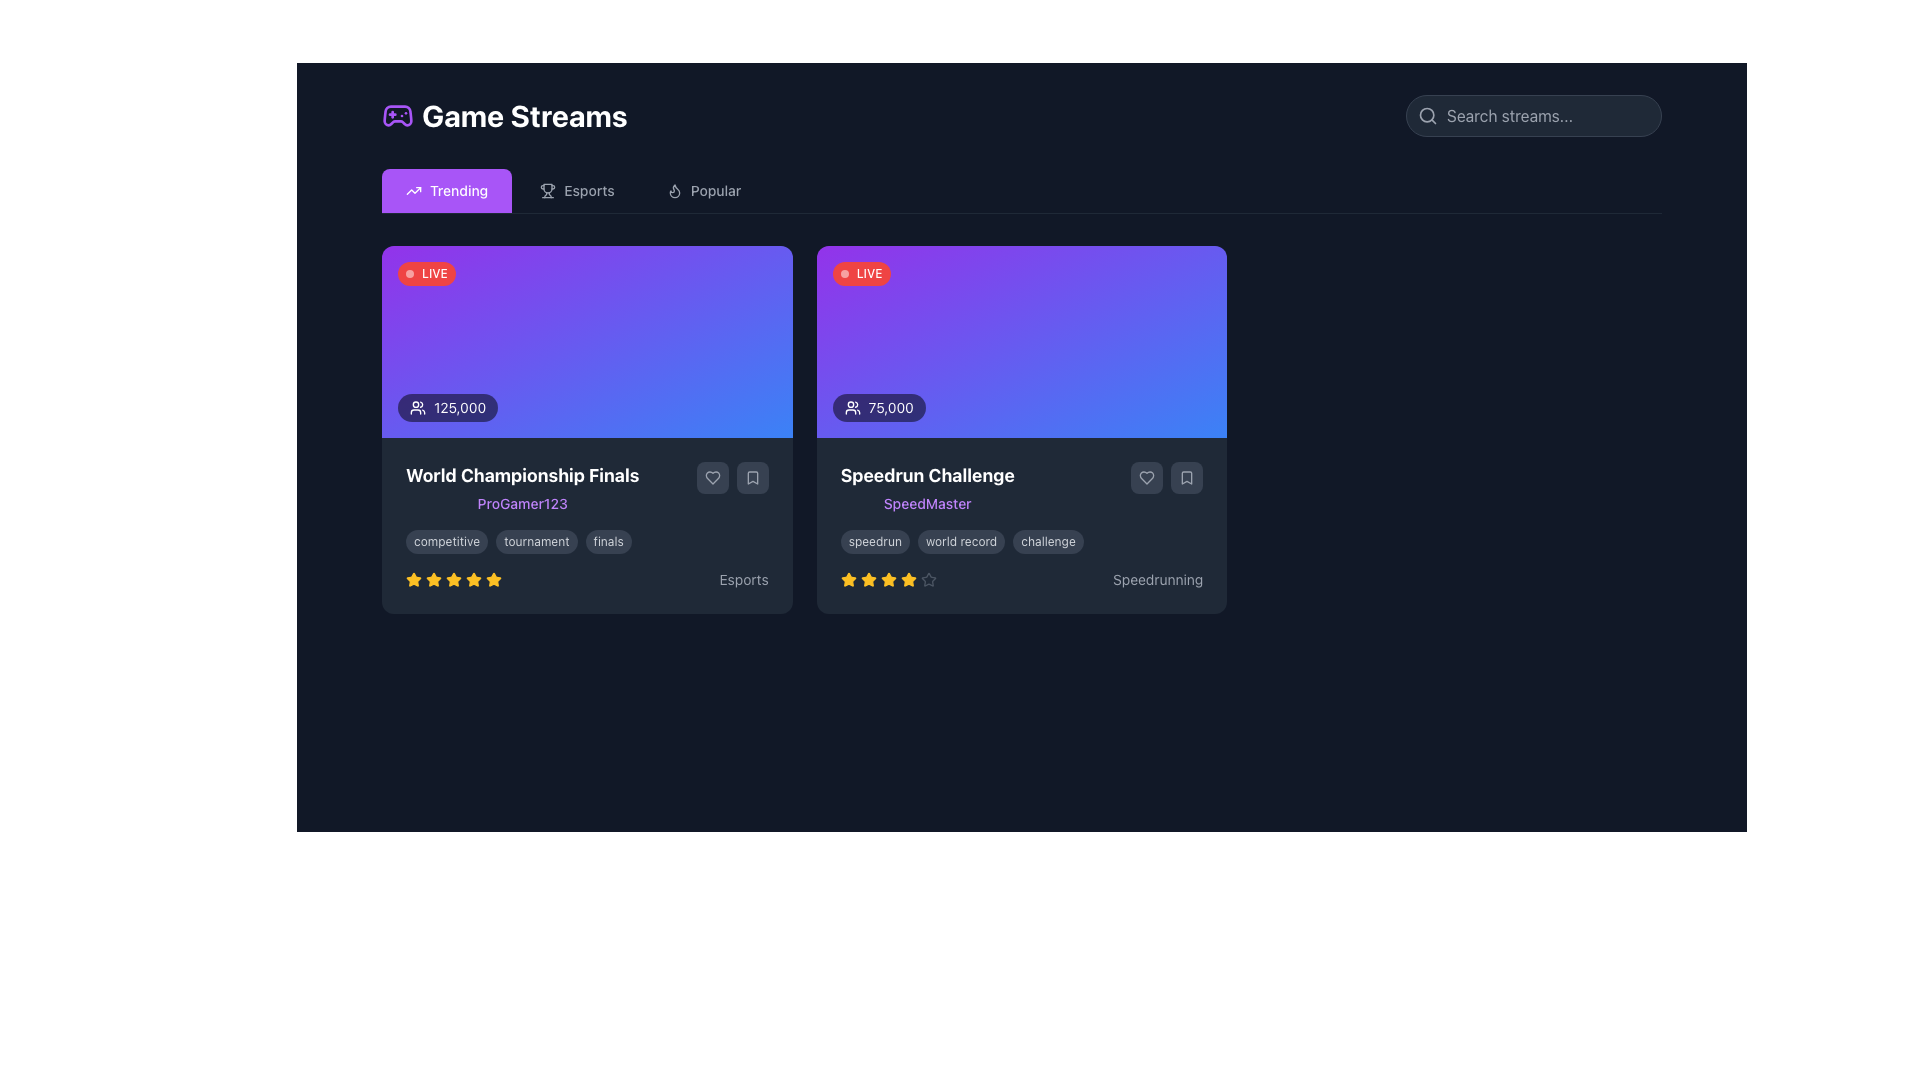 The width and height of the screenshot is (1920, 1080). Describe the element at coordinates (715, 191) in the screenshot. I see `the navigation tab text label that sorts content by popularity, located to the right of the 'Esports' label and next to a flame icon` at that location.